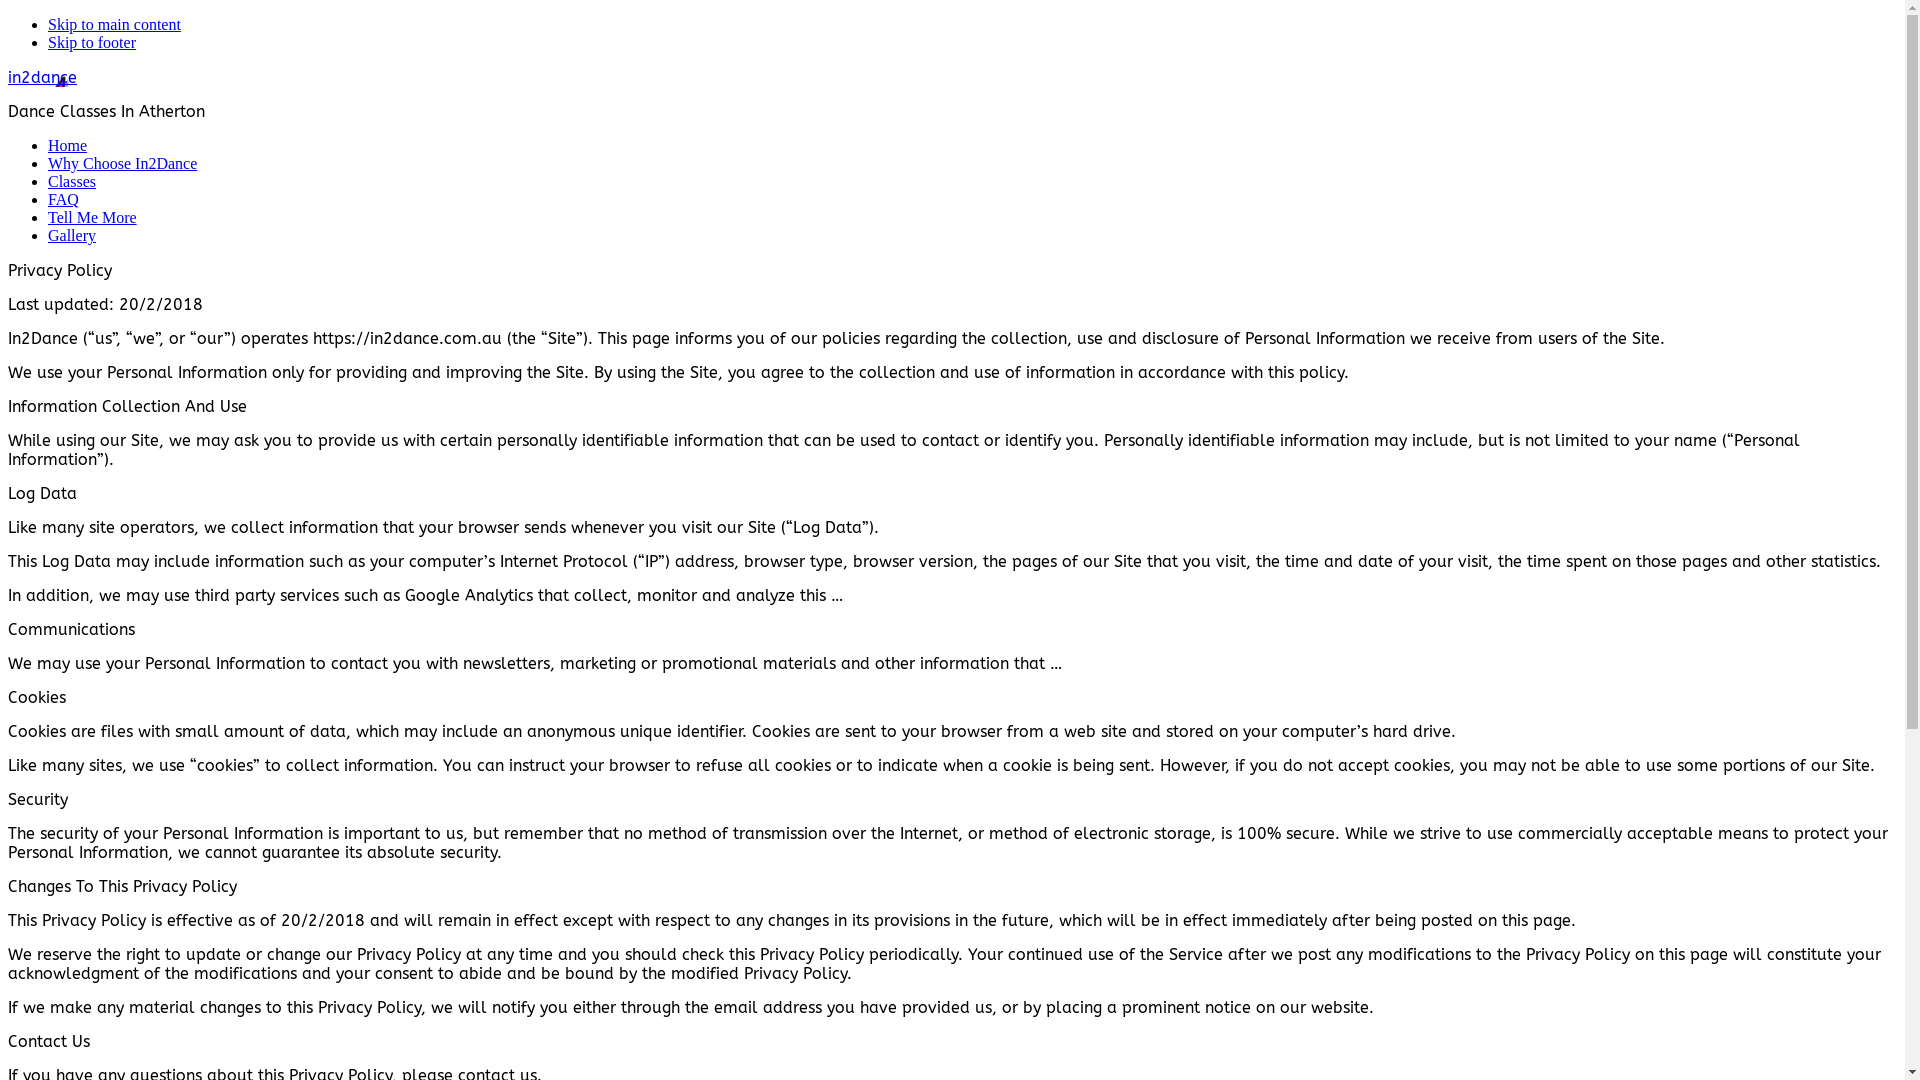  What do you see at coordinates (91, 217) in the screenshot?
I see `'Tell Me More'` at bounding box center [91, 217].